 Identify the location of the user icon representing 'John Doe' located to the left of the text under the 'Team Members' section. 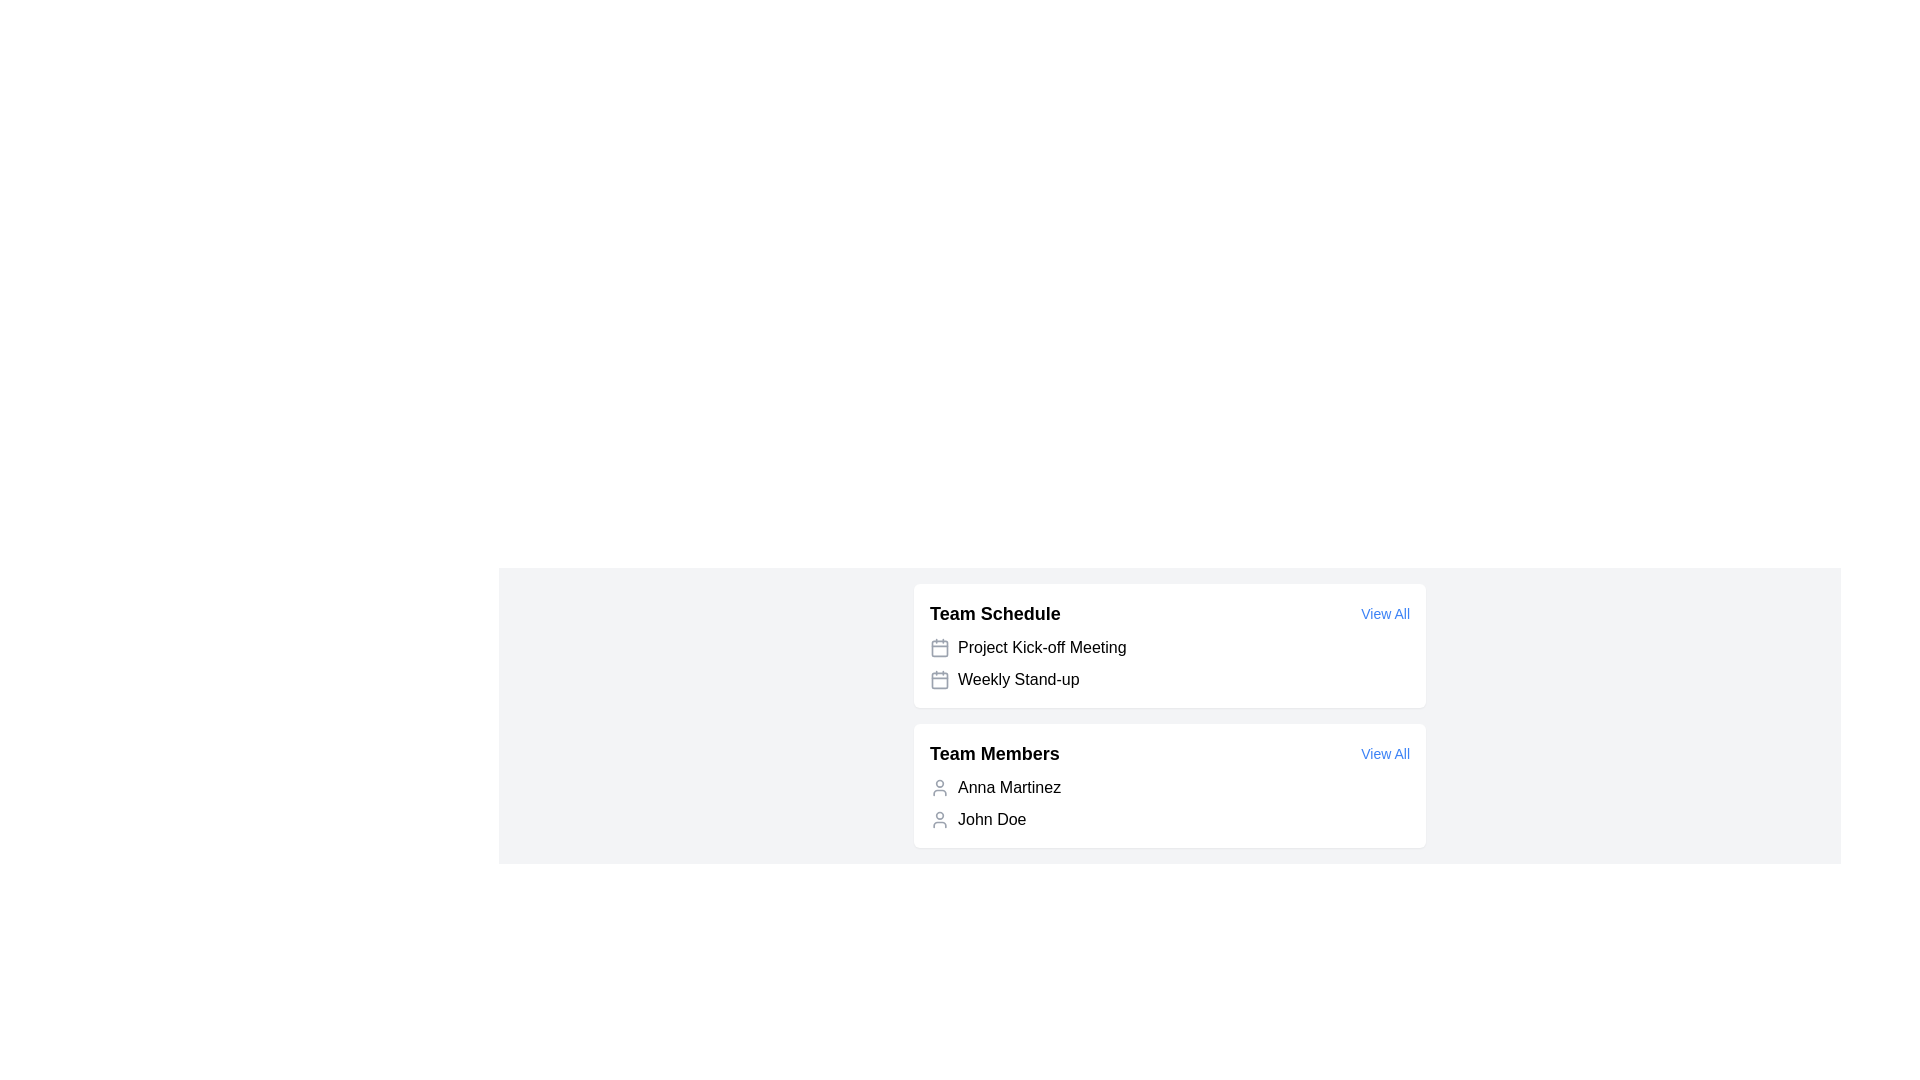
(939, 820).